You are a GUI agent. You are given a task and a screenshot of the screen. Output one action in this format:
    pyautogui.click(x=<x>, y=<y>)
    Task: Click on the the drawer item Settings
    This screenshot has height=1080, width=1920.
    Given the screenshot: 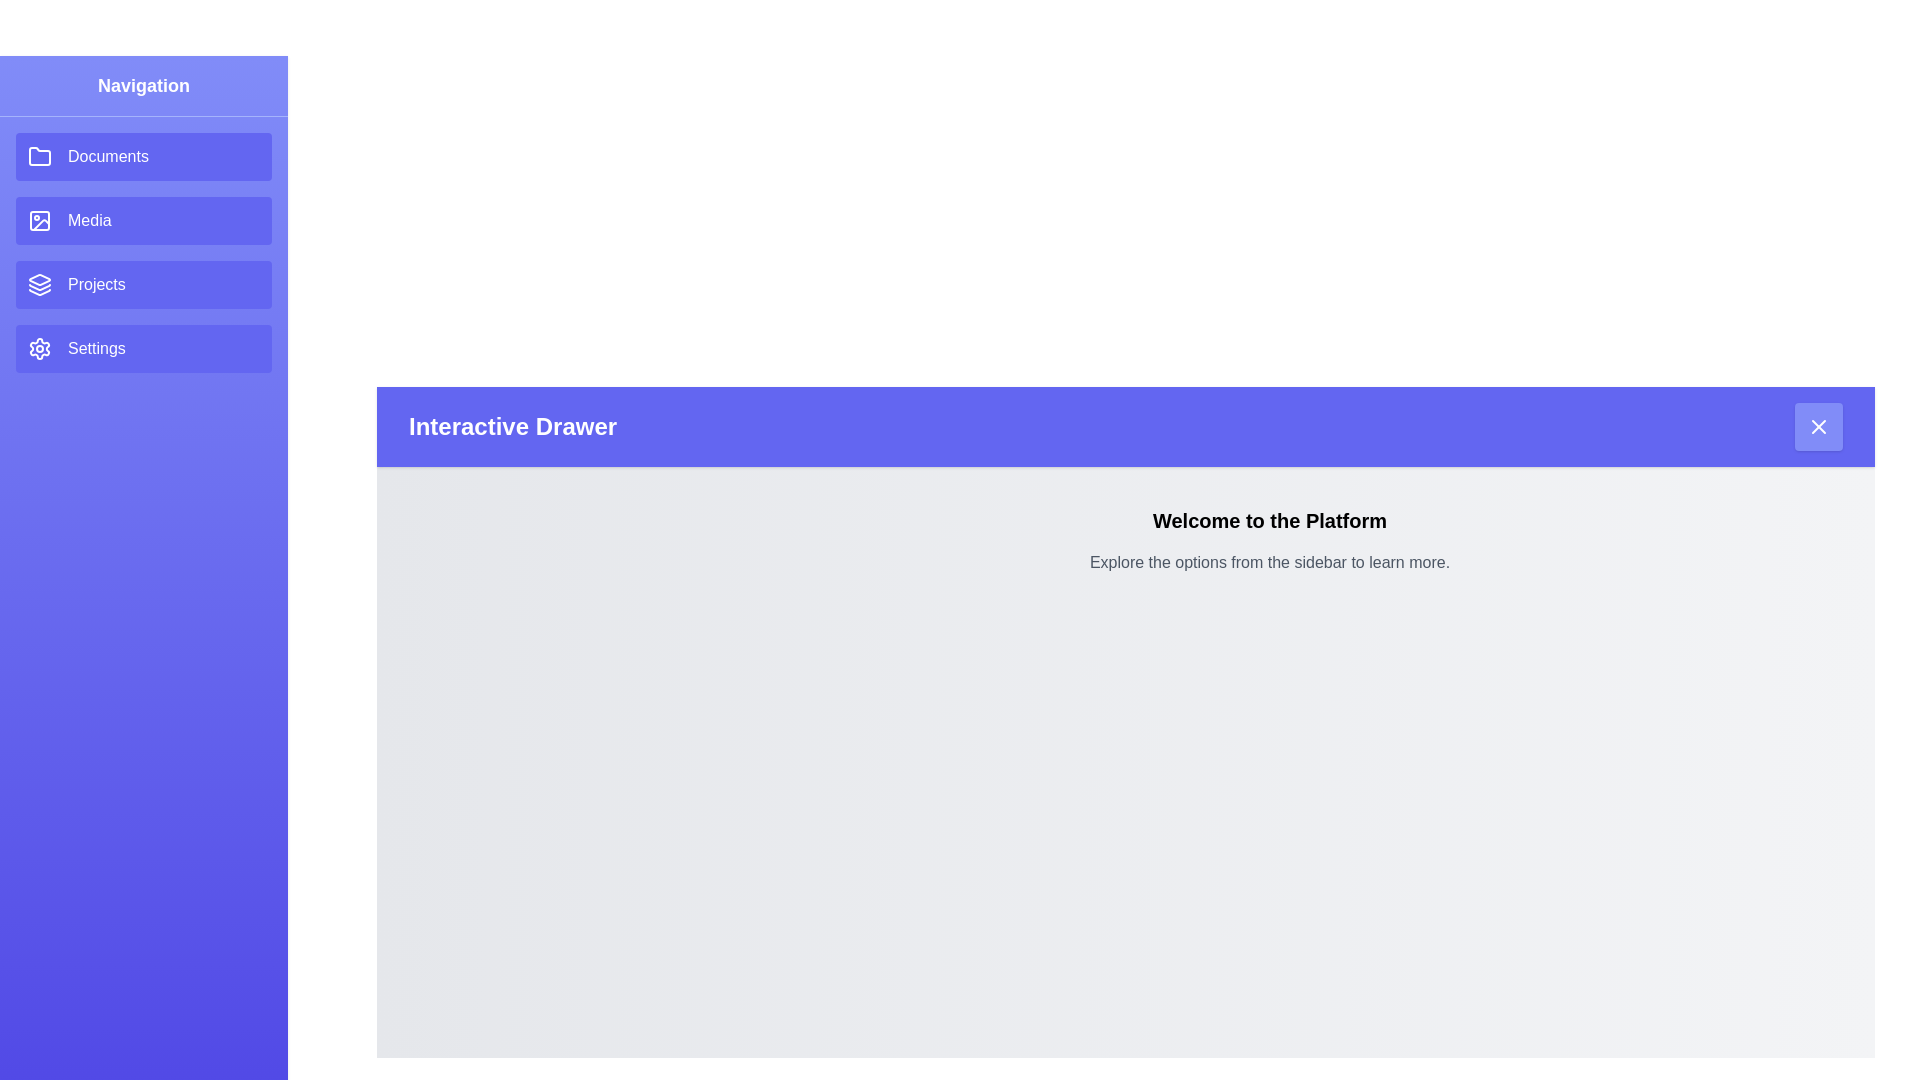 What is the action you would take?
    pyautogui.click(x=143, y=347)
    